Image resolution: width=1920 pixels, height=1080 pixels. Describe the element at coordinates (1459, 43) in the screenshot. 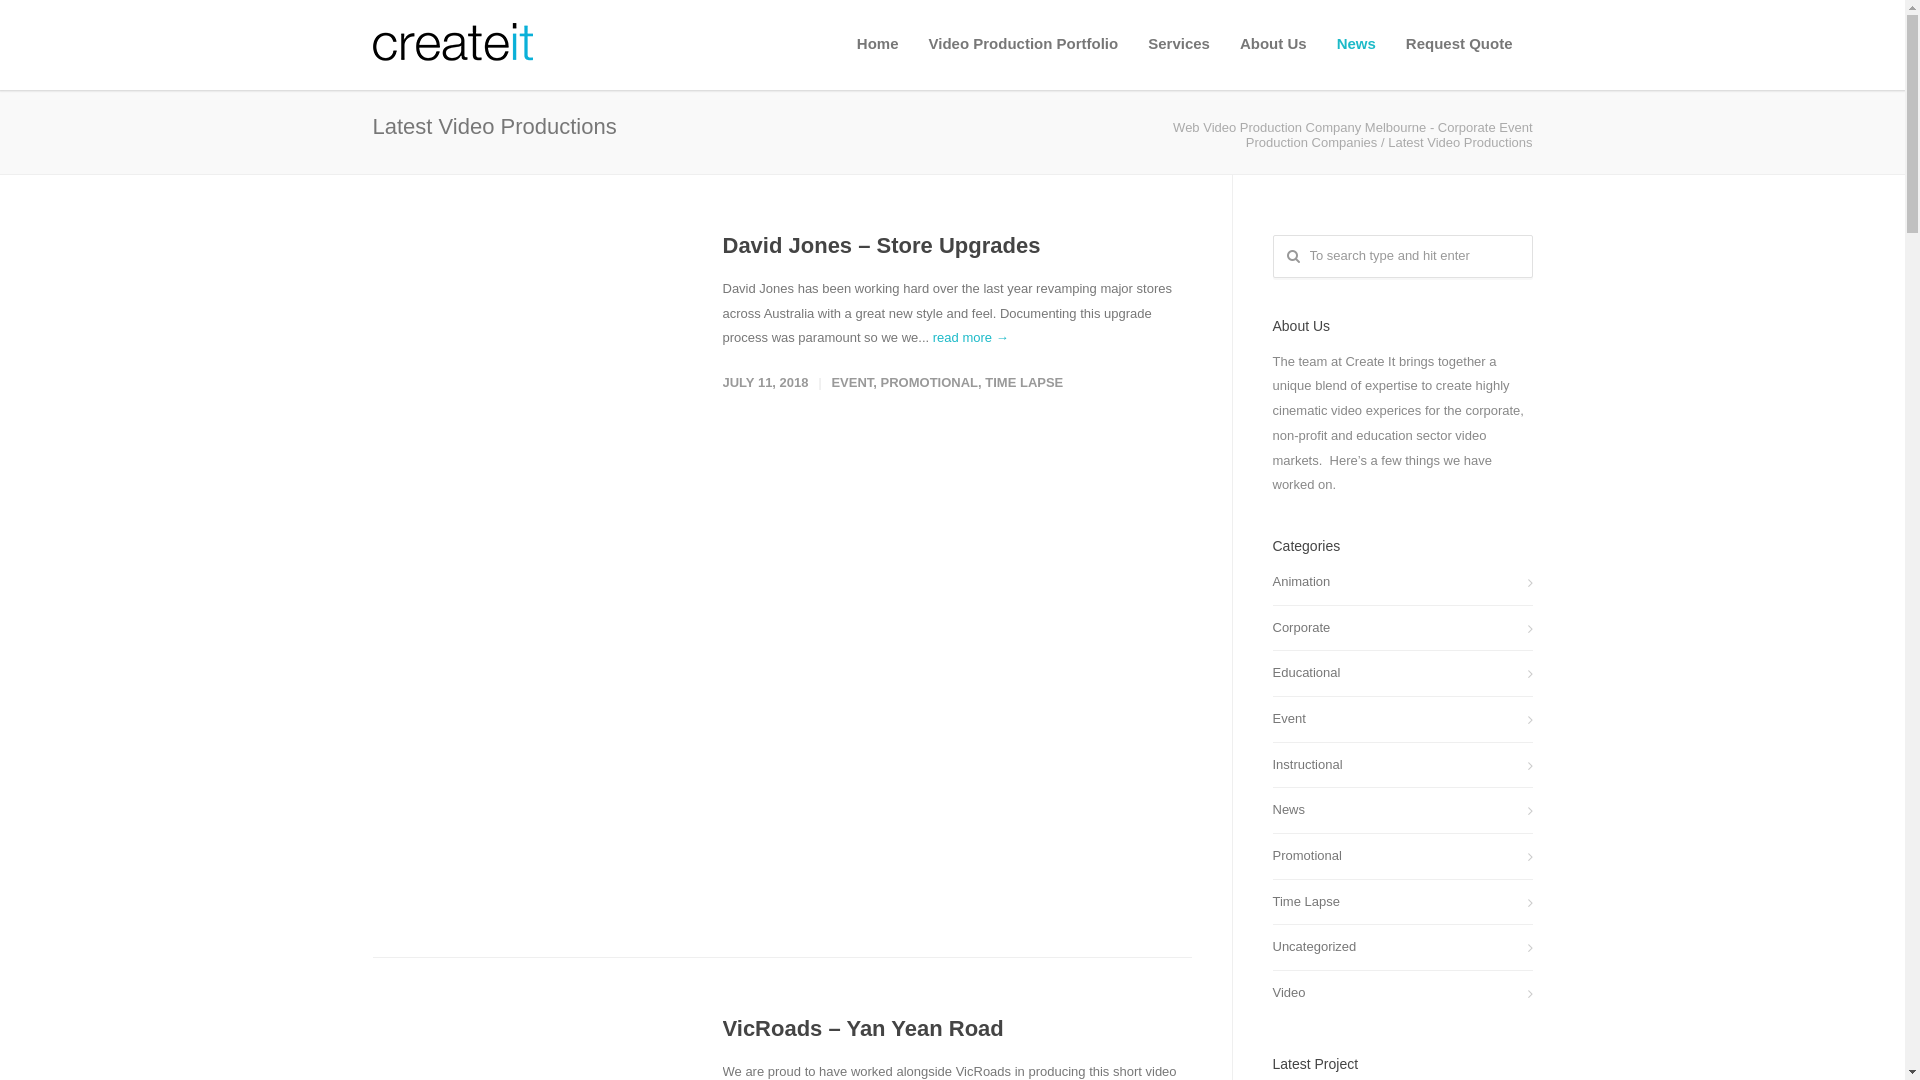

I see `'Request Quote'` at that location.